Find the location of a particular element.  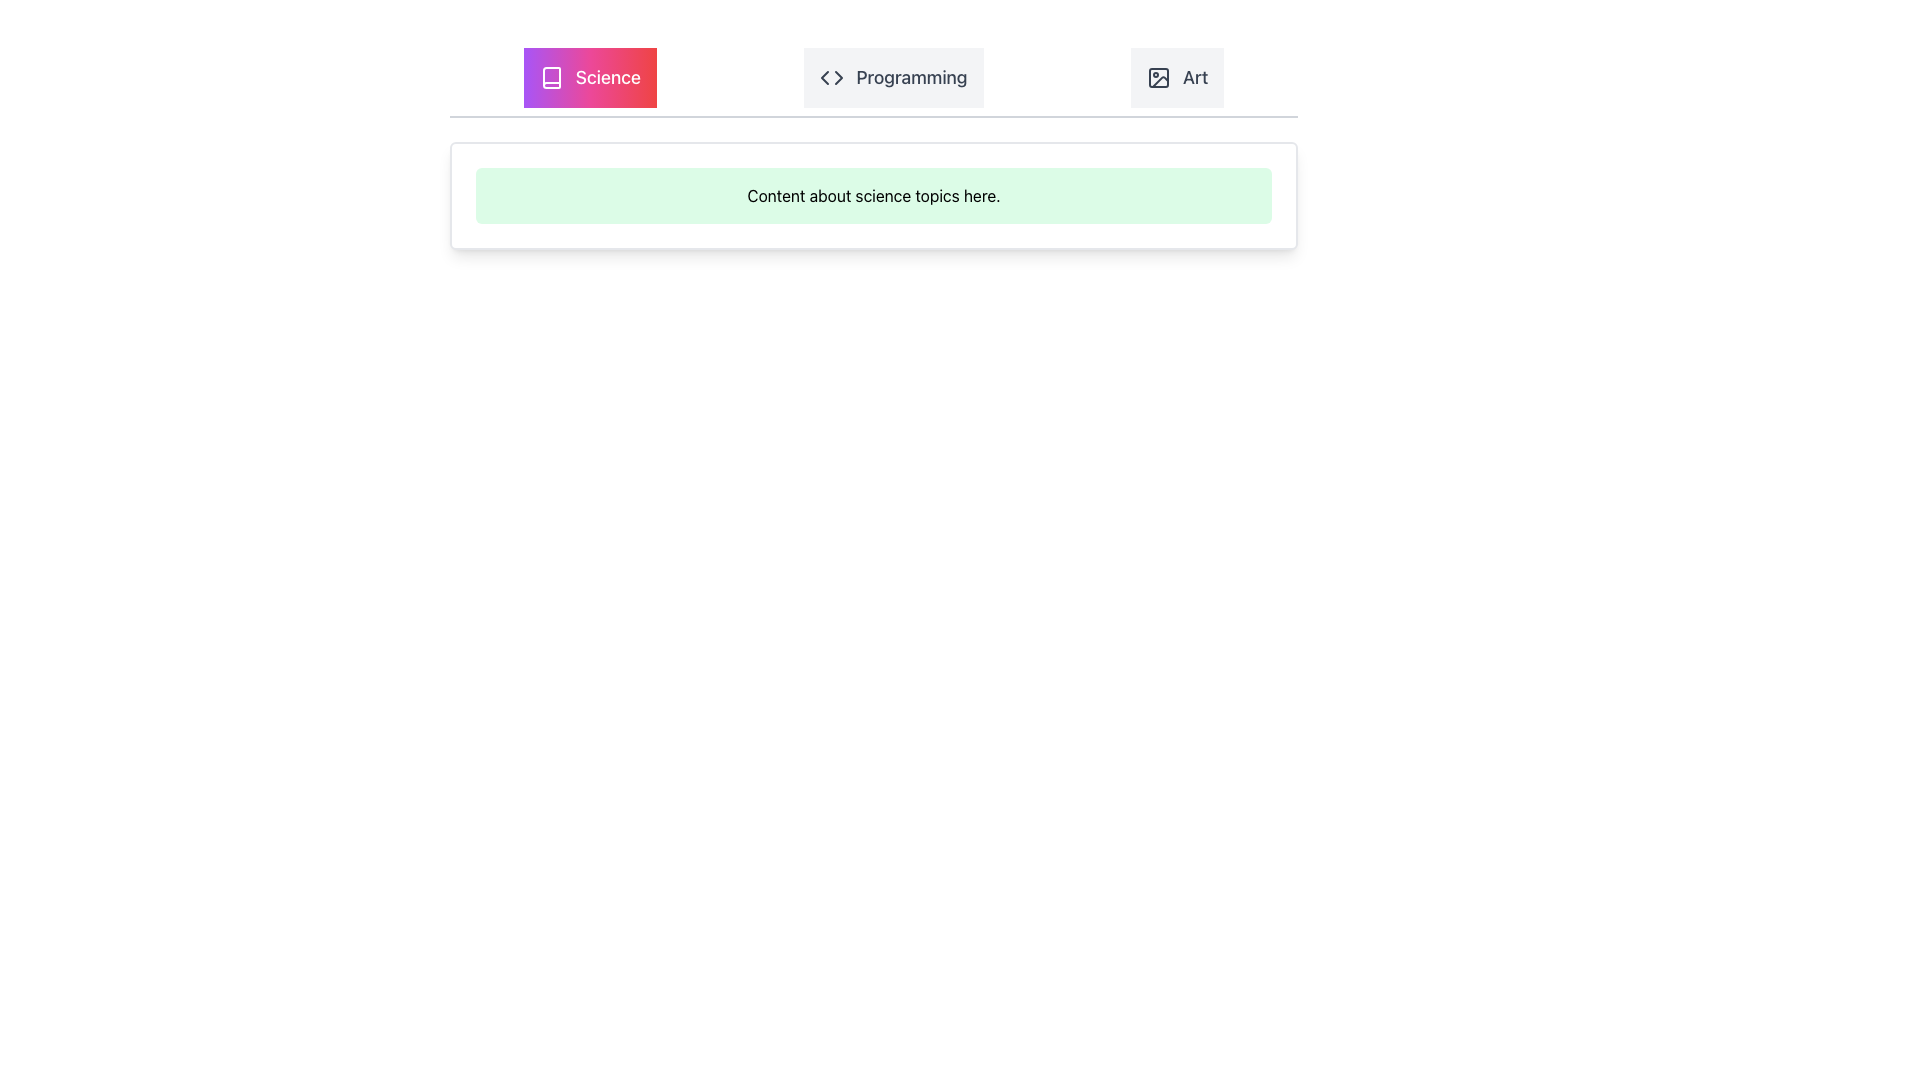

the left triangular element of the bi-directional arrow icon, which is part of an SVG illustration used for navigation is located at coordinates (825, 76).